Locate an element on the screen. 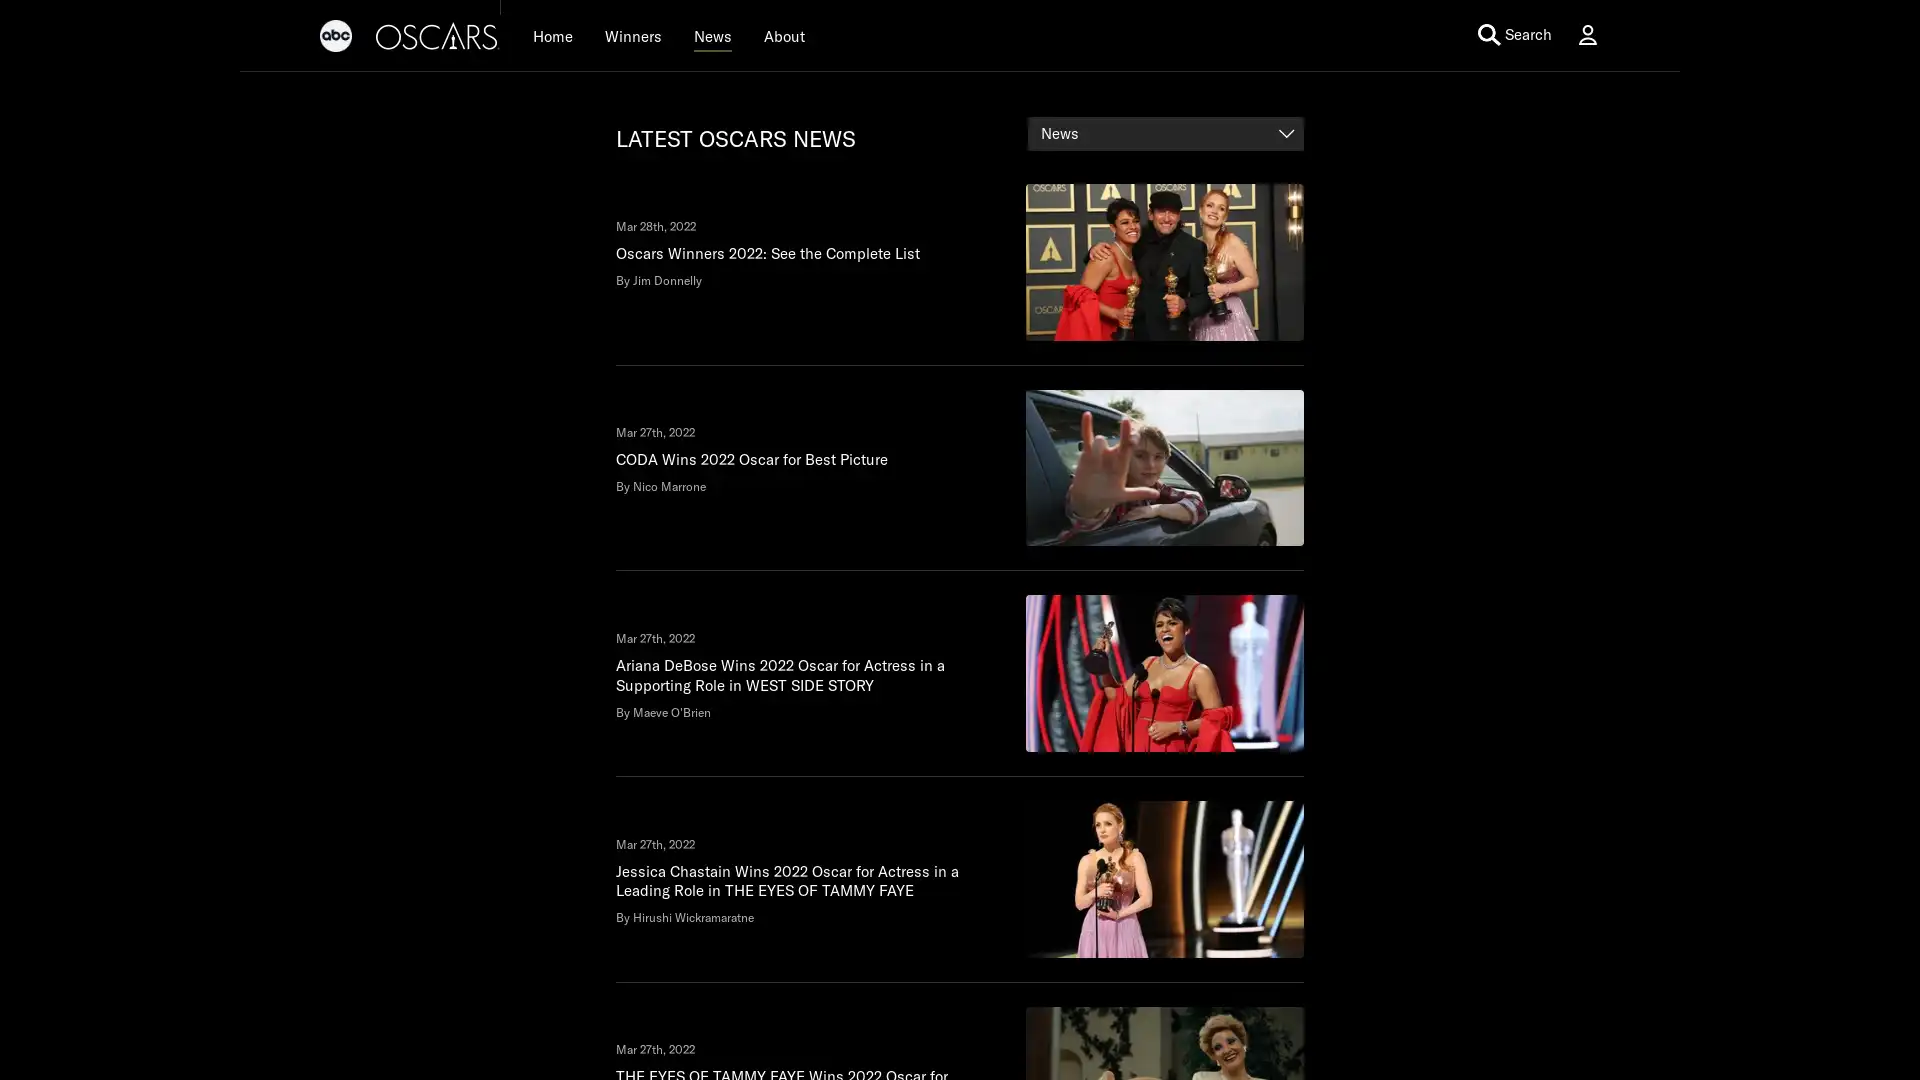 The height and width of the screenshot is (1080, 1920). search for a show is located at coordinates (1450, 34).